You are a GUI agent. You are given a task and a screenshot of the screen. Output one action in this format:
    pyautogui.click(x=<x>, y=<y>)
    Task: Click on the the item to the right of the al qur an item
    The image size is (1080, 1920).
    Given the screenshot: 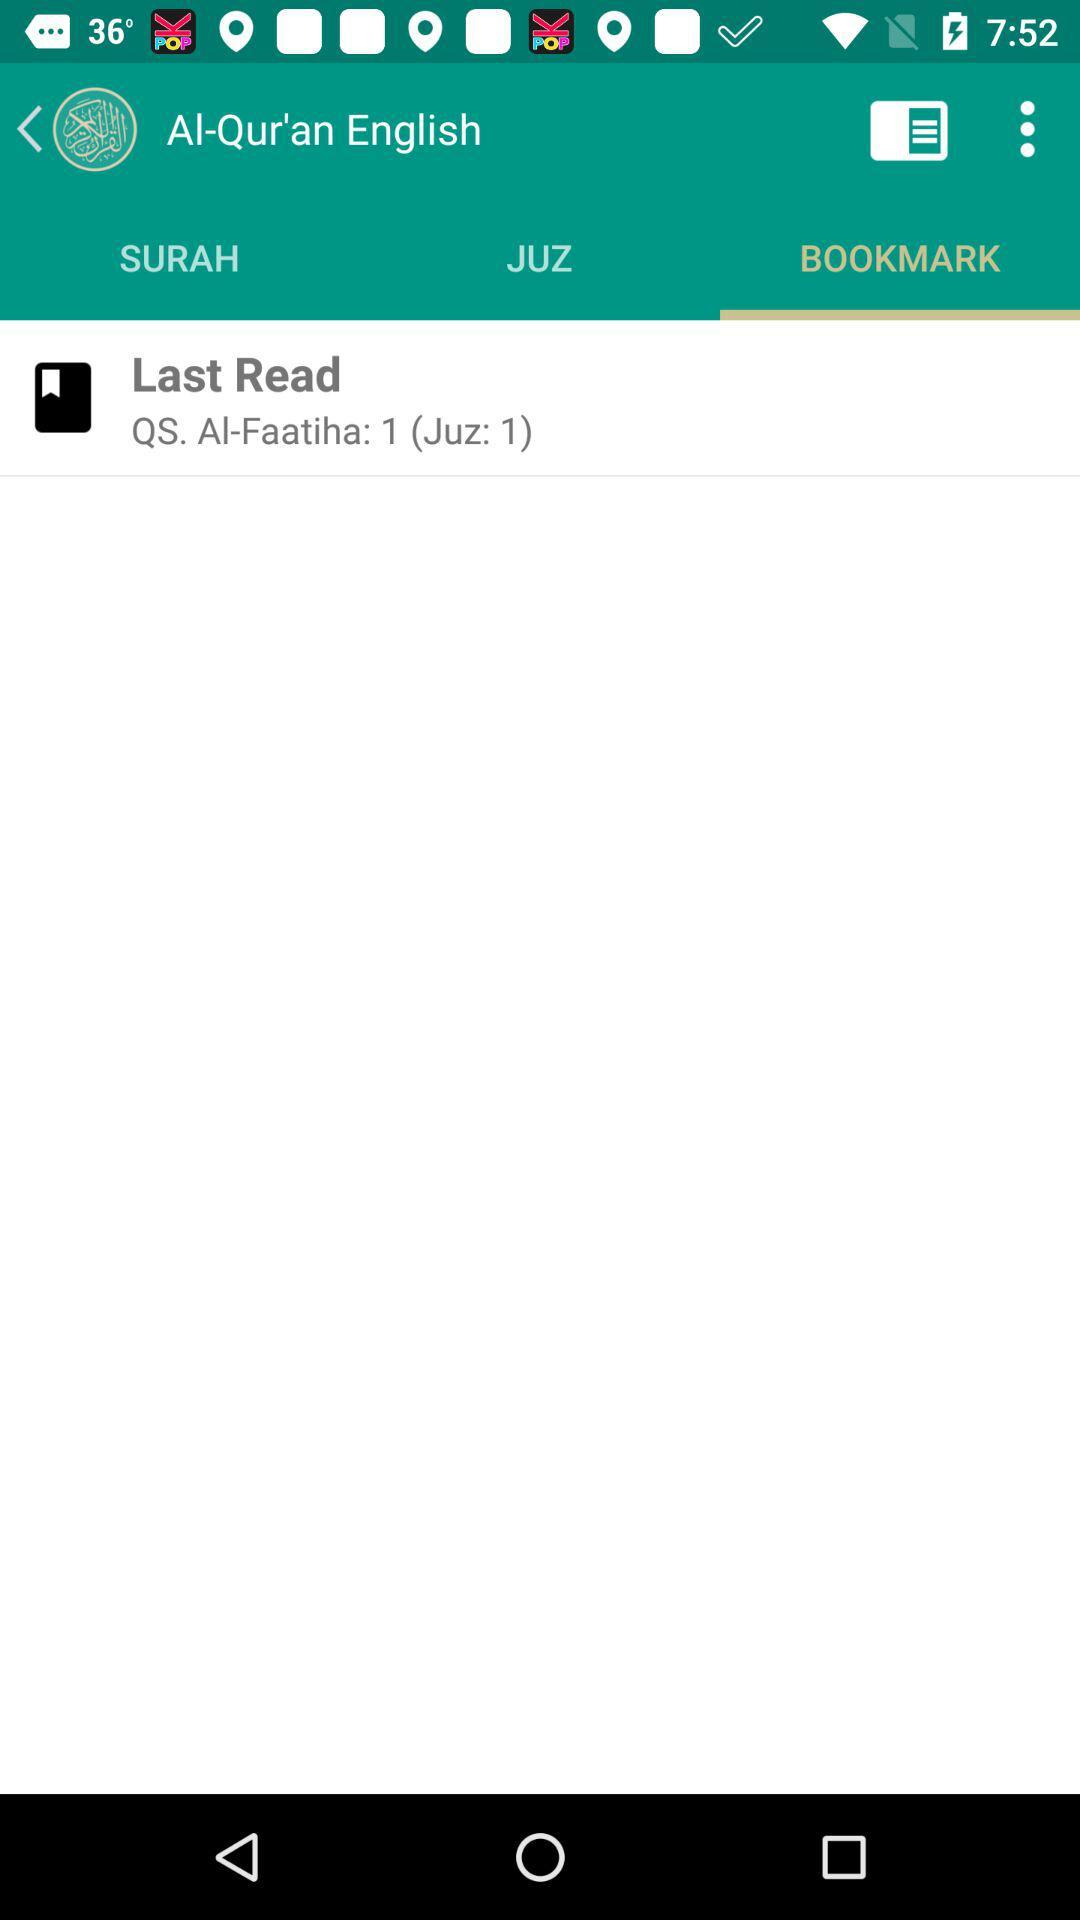 What is the action you would take?
    pyautogui.click(x=909, y=127)
    